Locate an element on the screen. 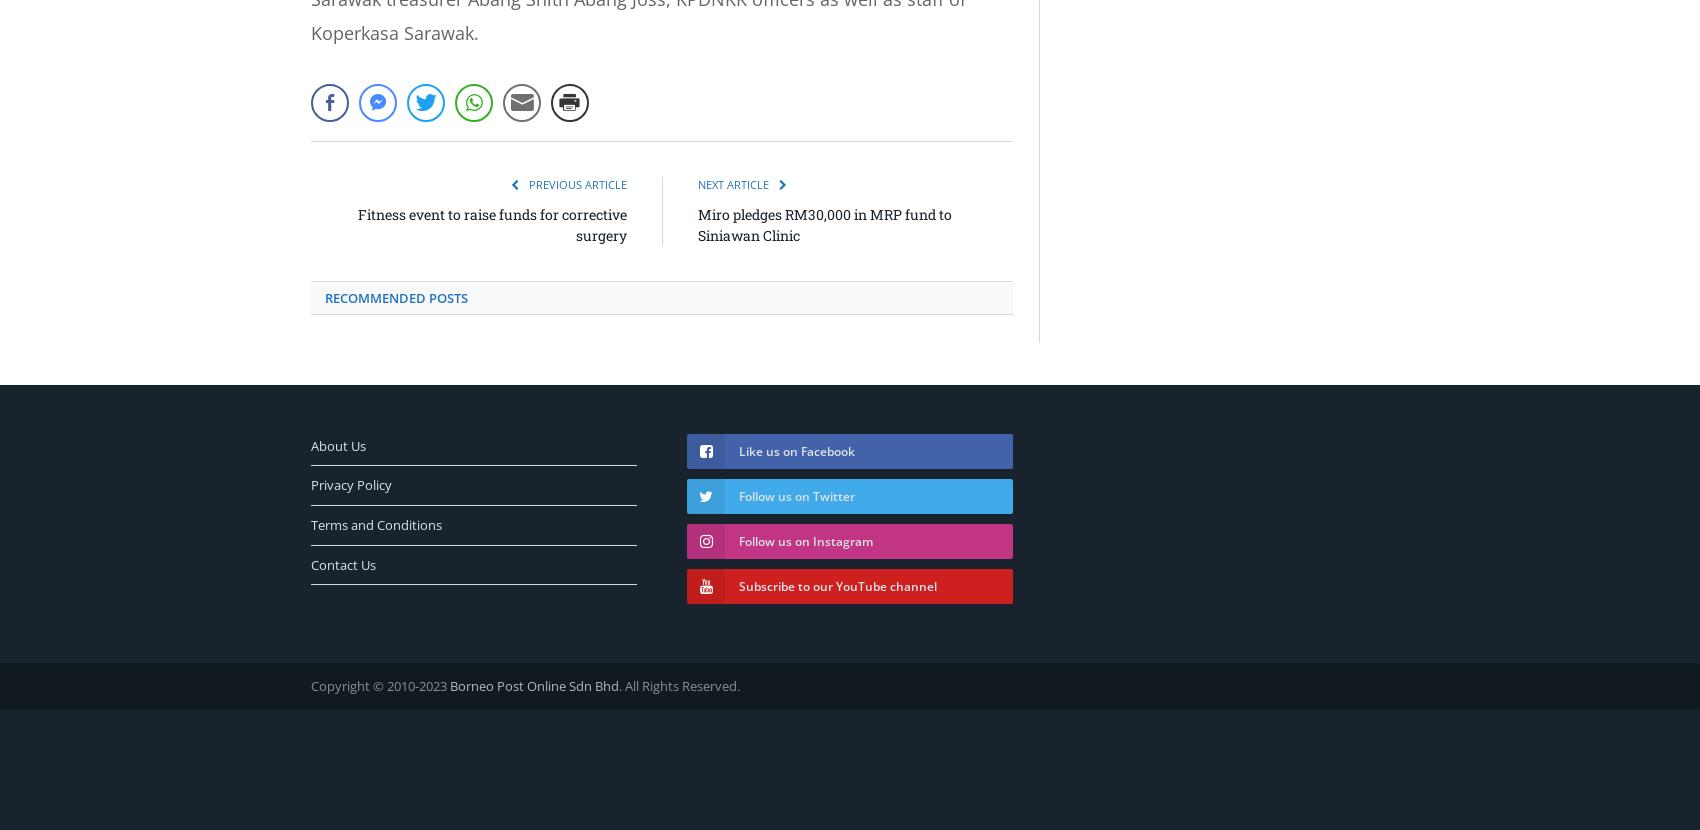 Image resolution: width=1700 pixels, height=830 pixels. 'Subscribe to our YouTube channel' is located at coordinates (738, 585).